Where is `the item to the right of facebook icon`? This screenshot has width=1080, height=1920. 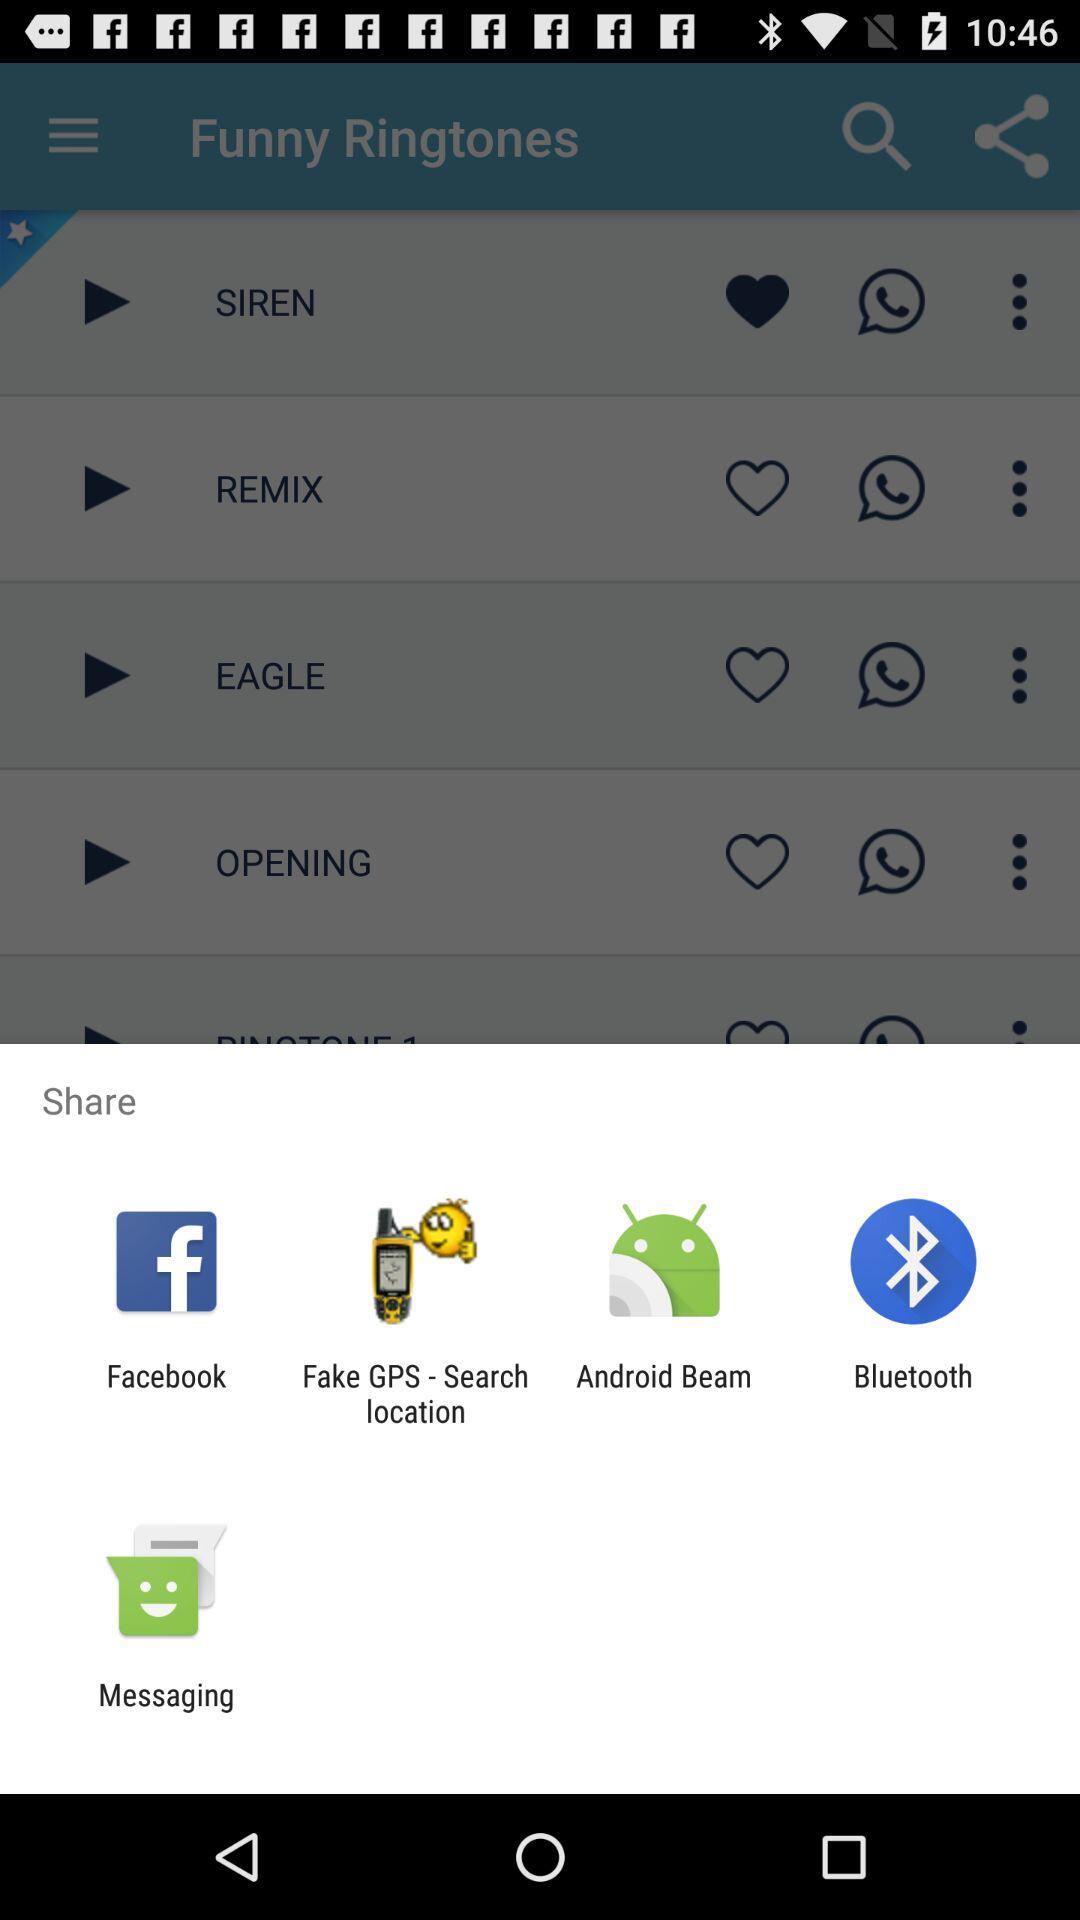
the item to the right of facebook icon is located at coordinates (414, 1392).